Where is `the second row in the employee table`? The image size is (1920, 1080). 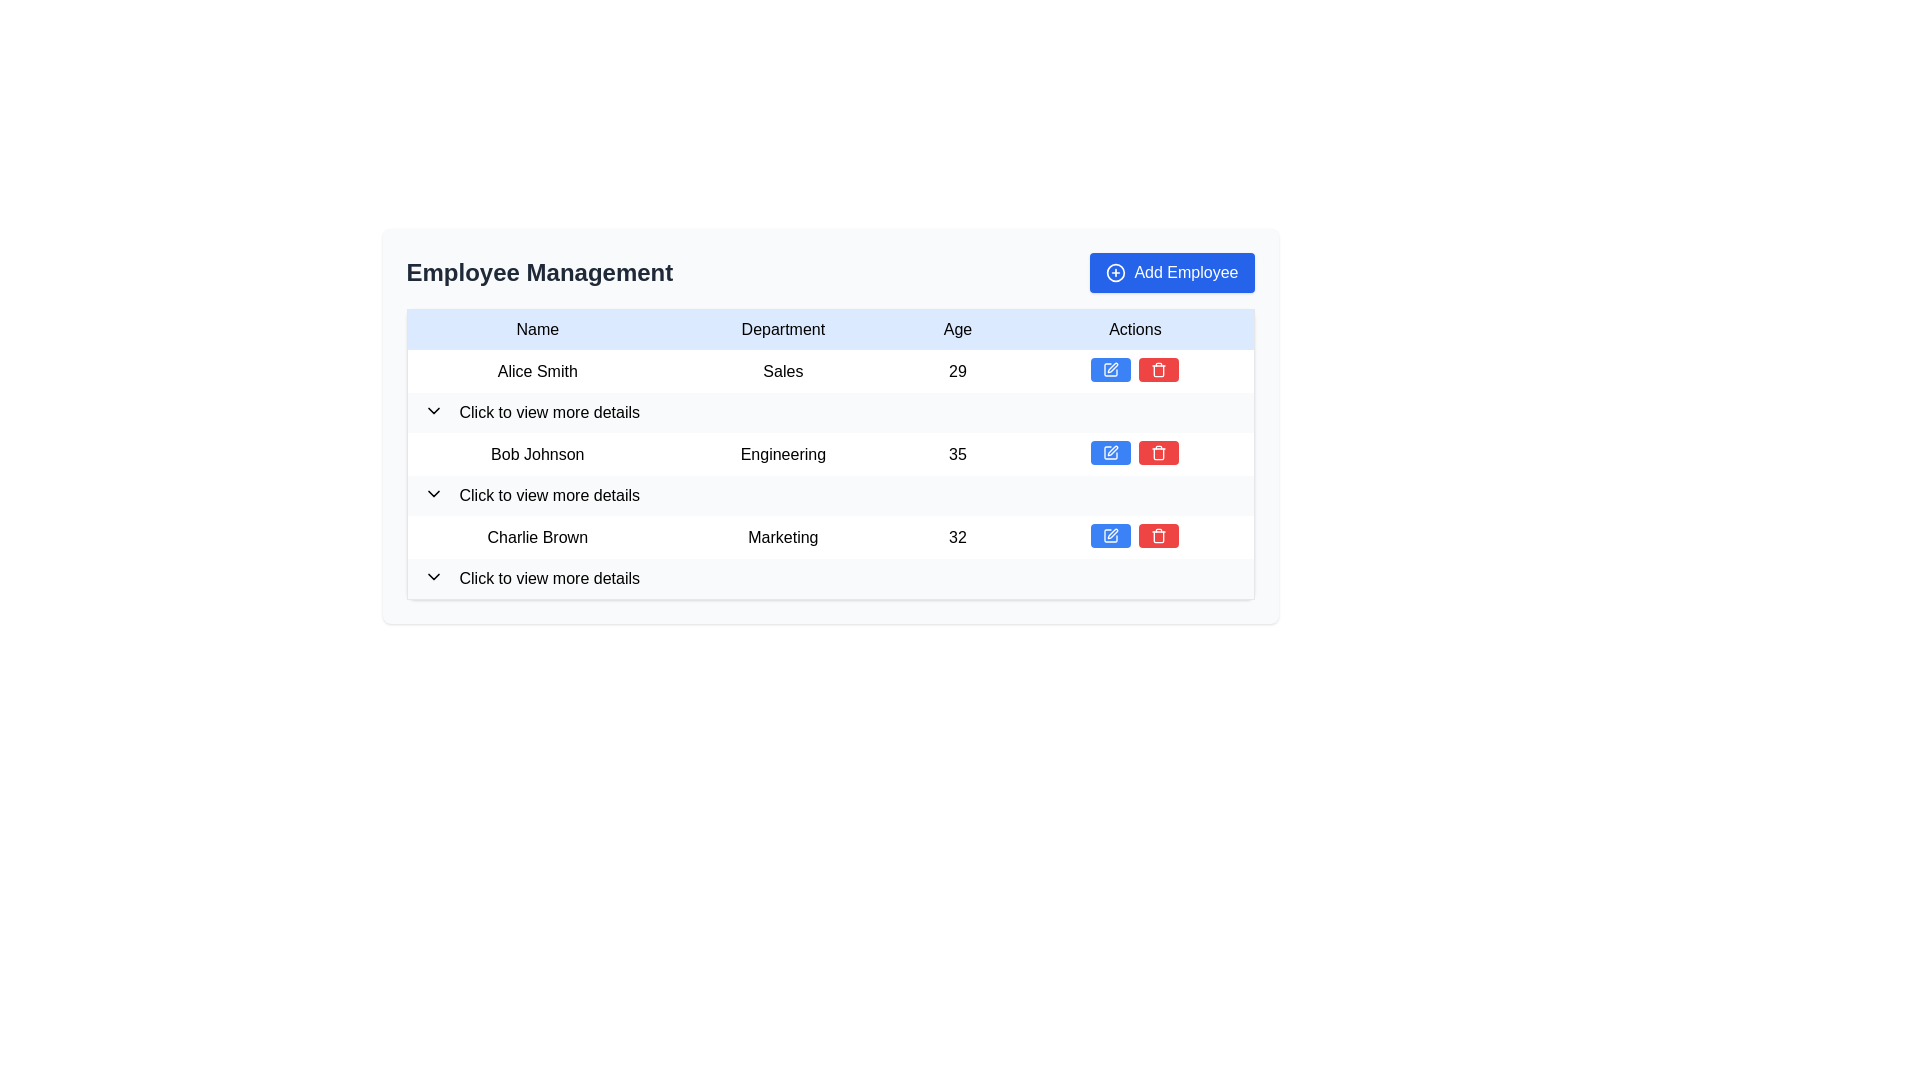 the second row in the employee table is located at coordinates (830, 474).